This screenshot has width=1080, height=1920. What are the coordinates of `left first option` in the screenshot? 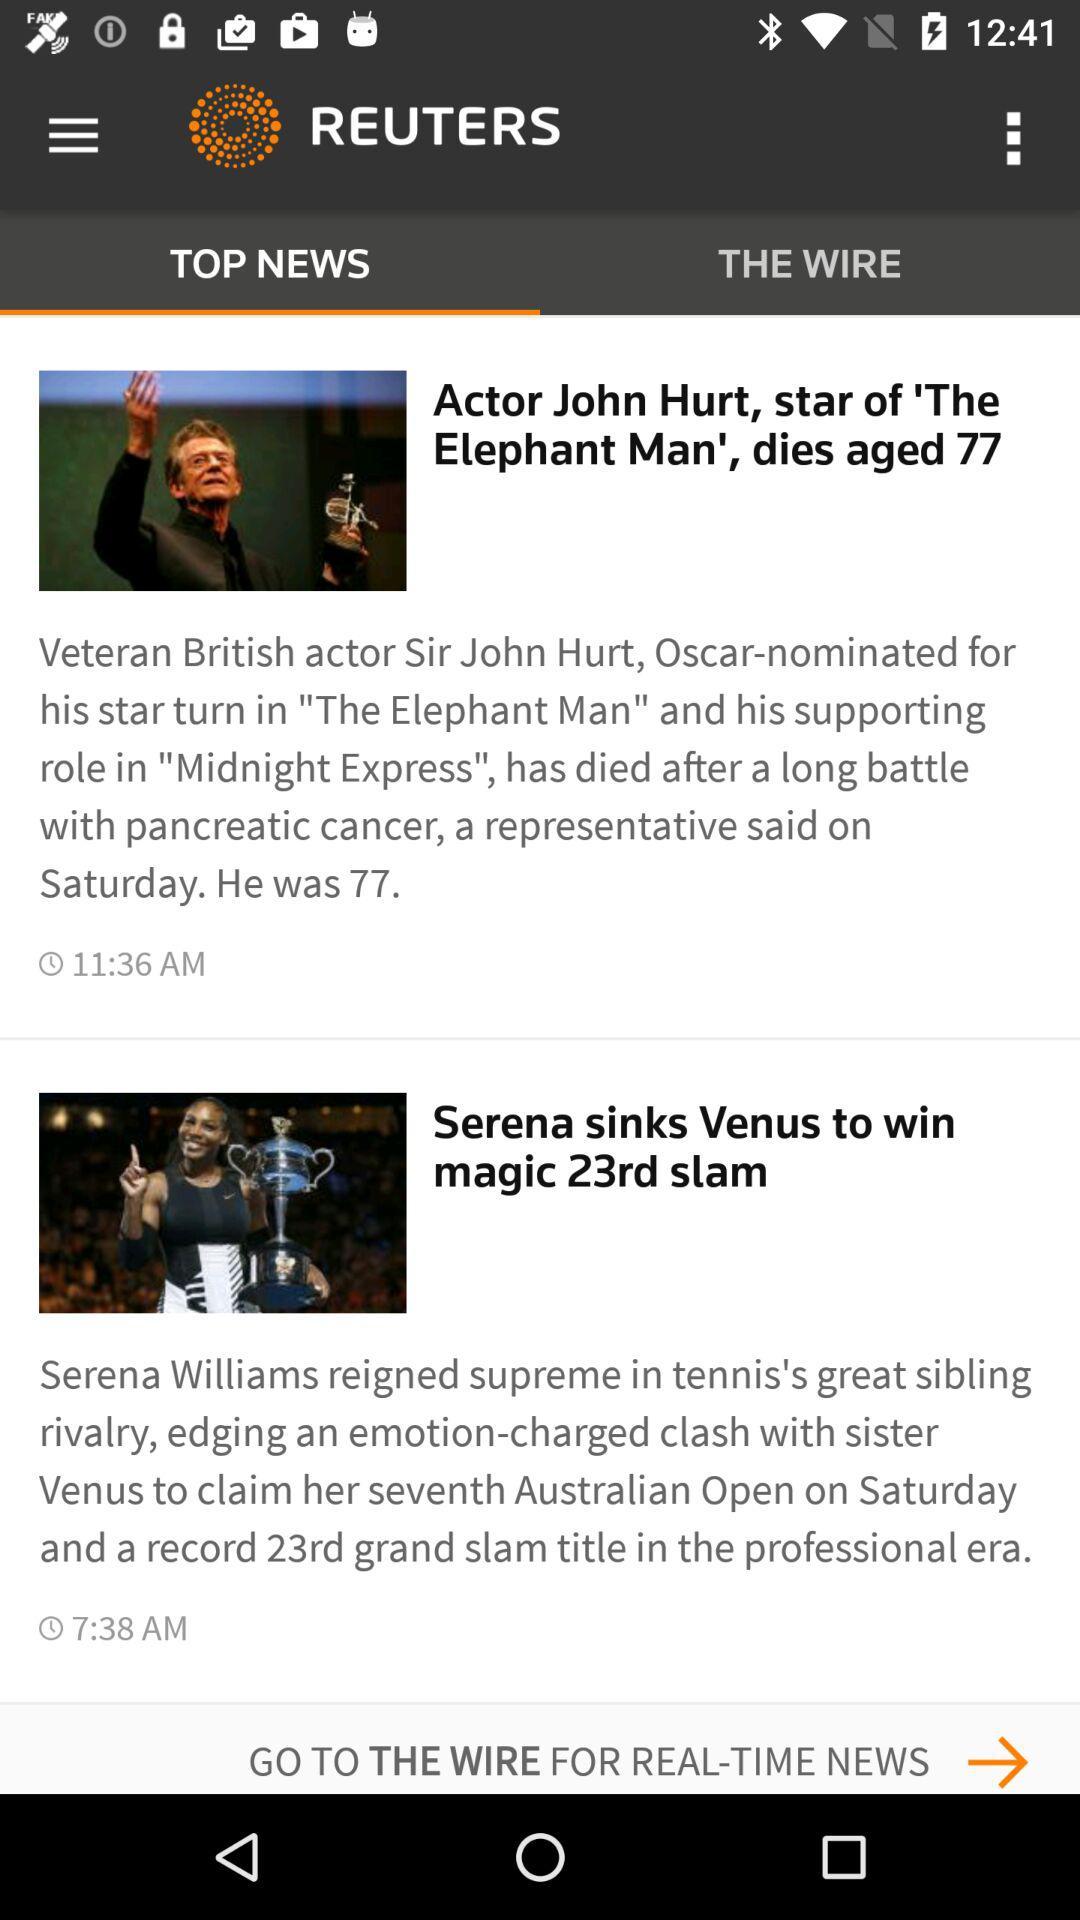 It's located at (223, 480).